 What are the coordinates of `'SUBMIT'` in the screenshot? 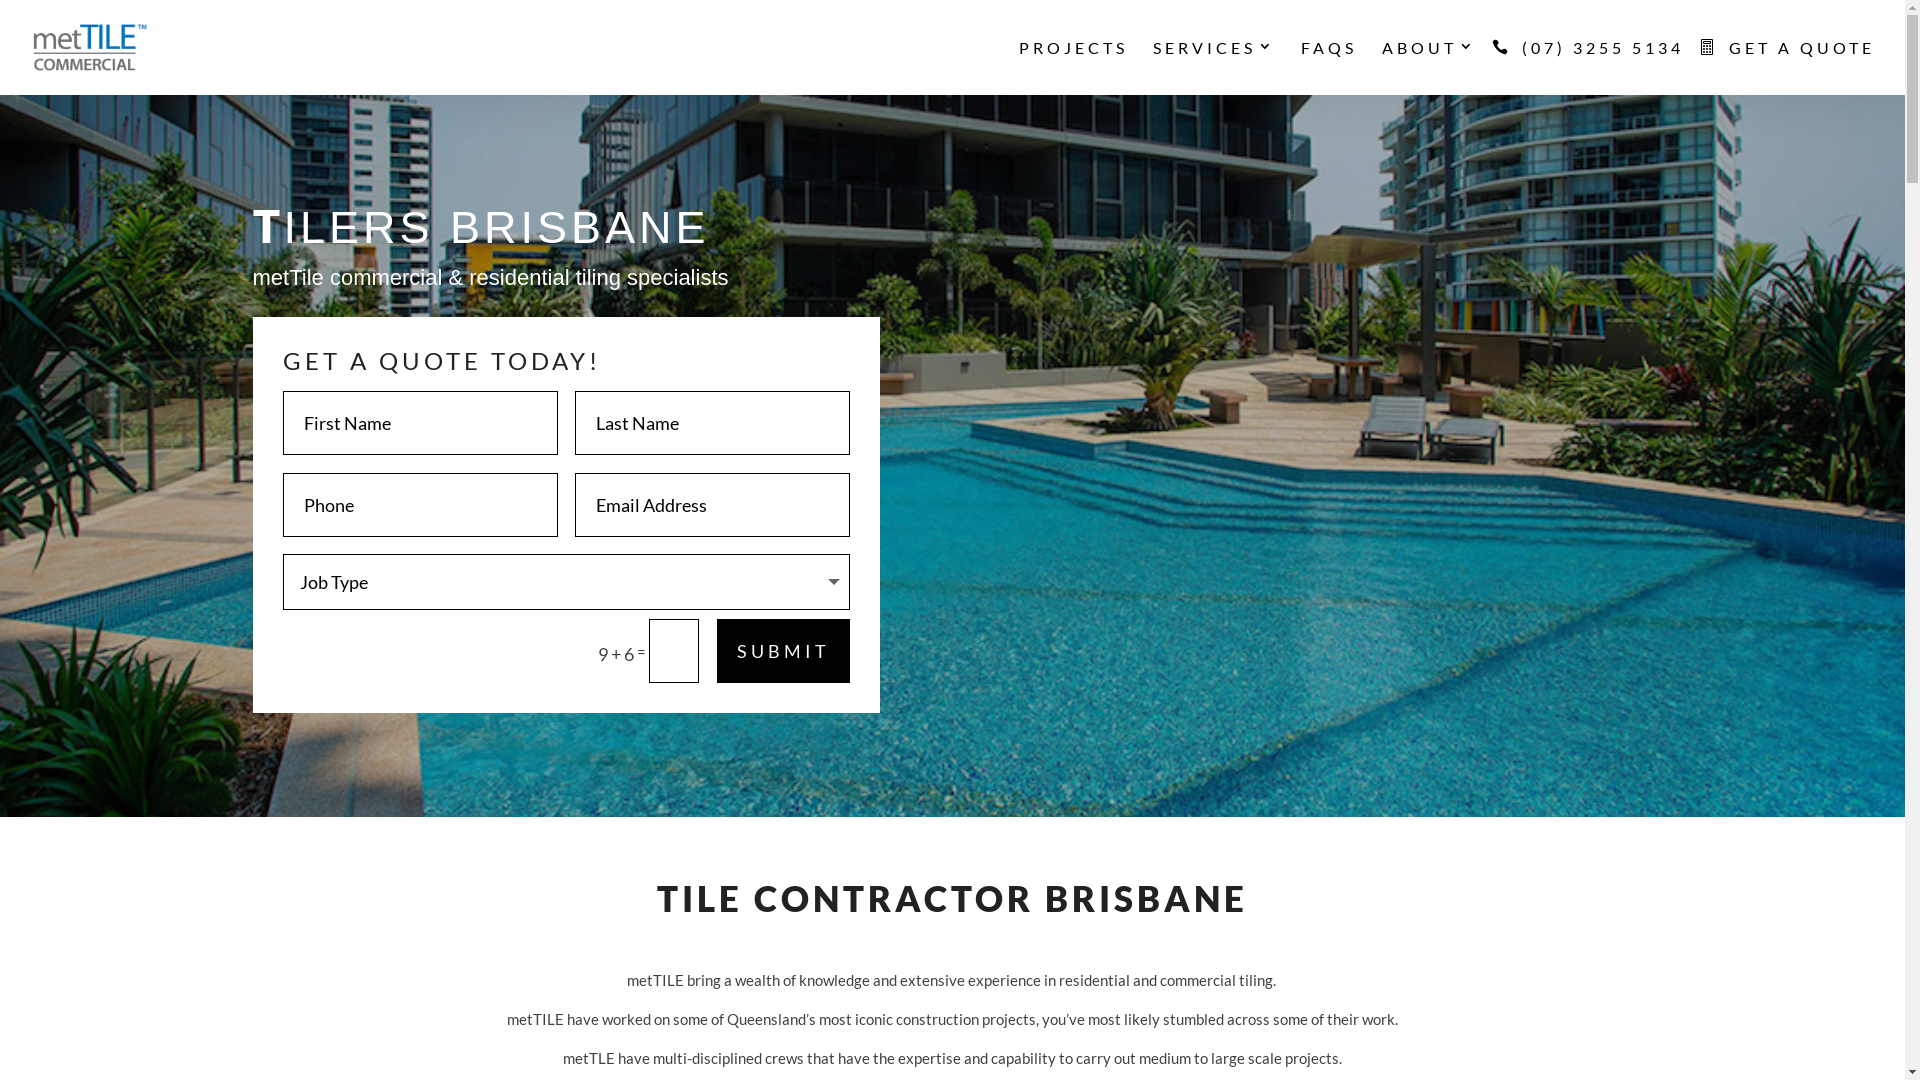 It's located at (782, 651).